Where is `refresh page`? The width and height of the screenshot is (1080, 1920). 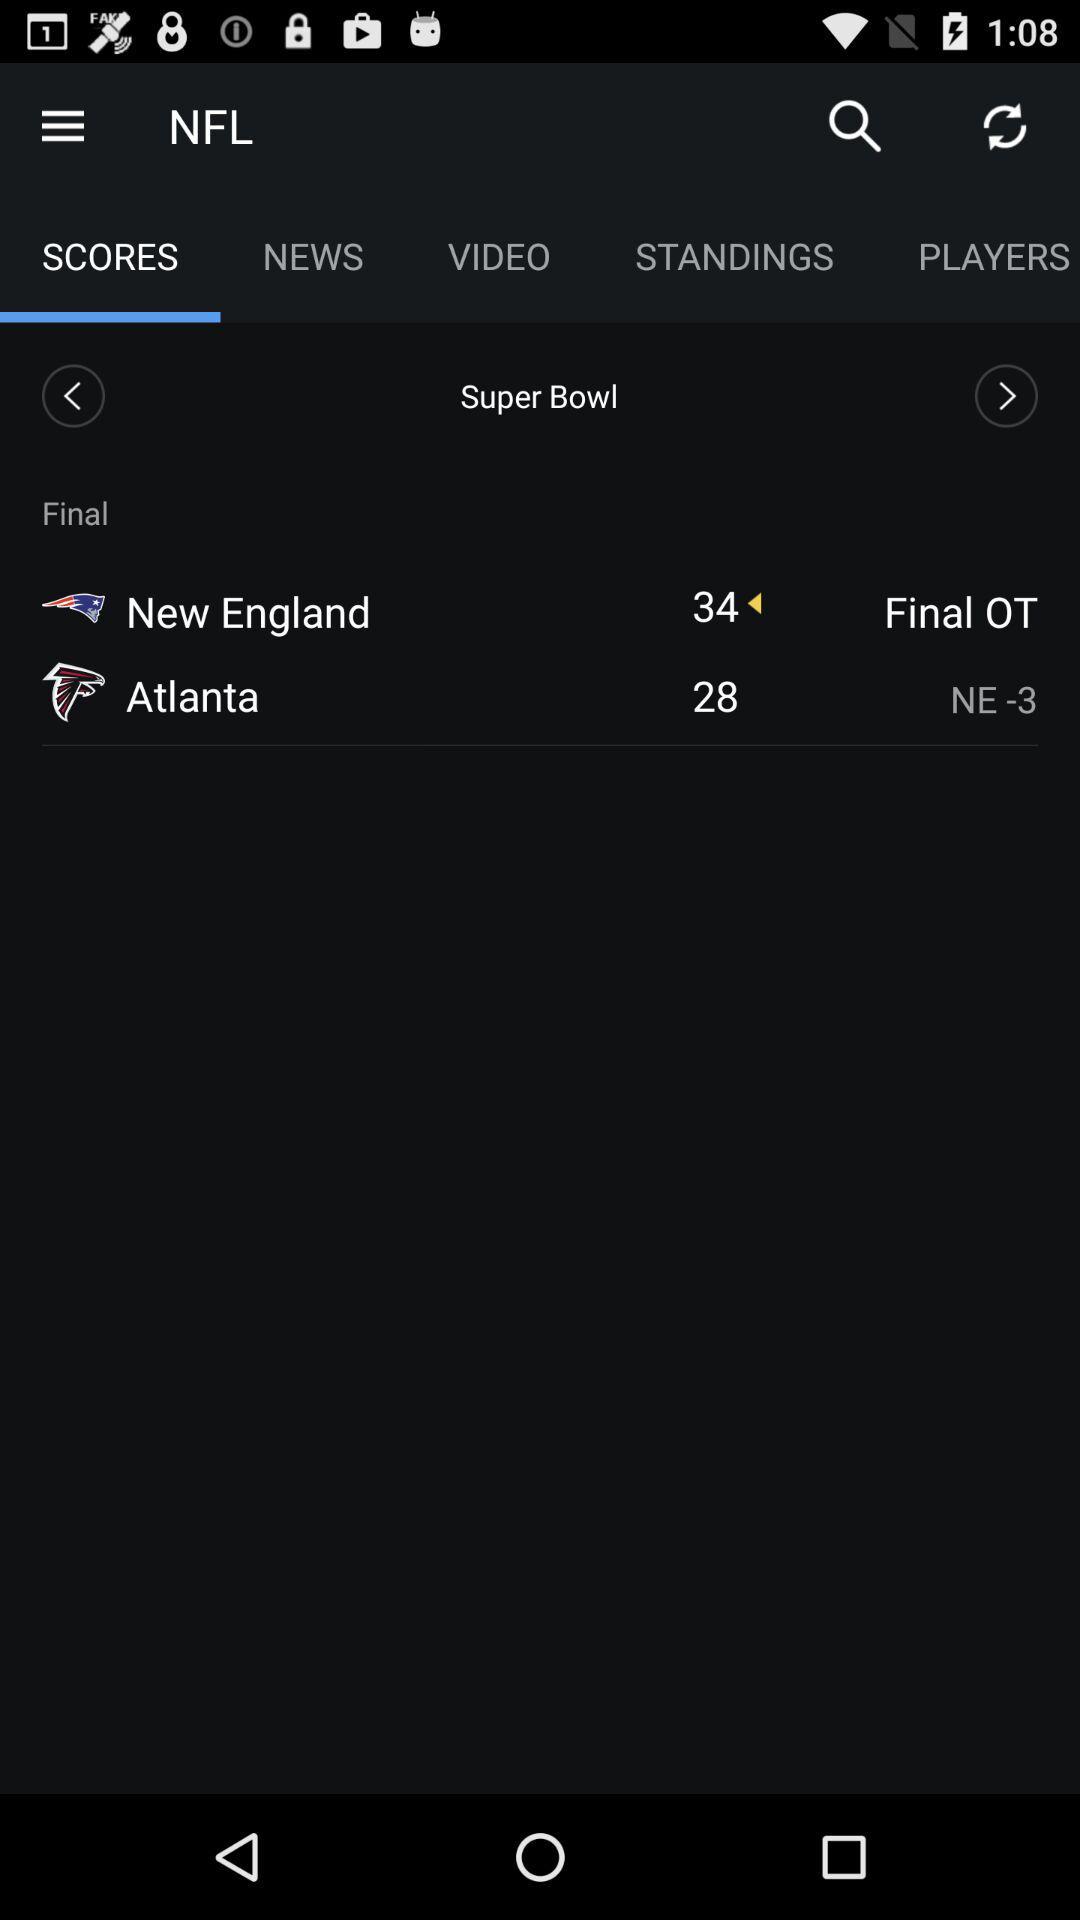 refresh page is located at coordinates (1005, 124).